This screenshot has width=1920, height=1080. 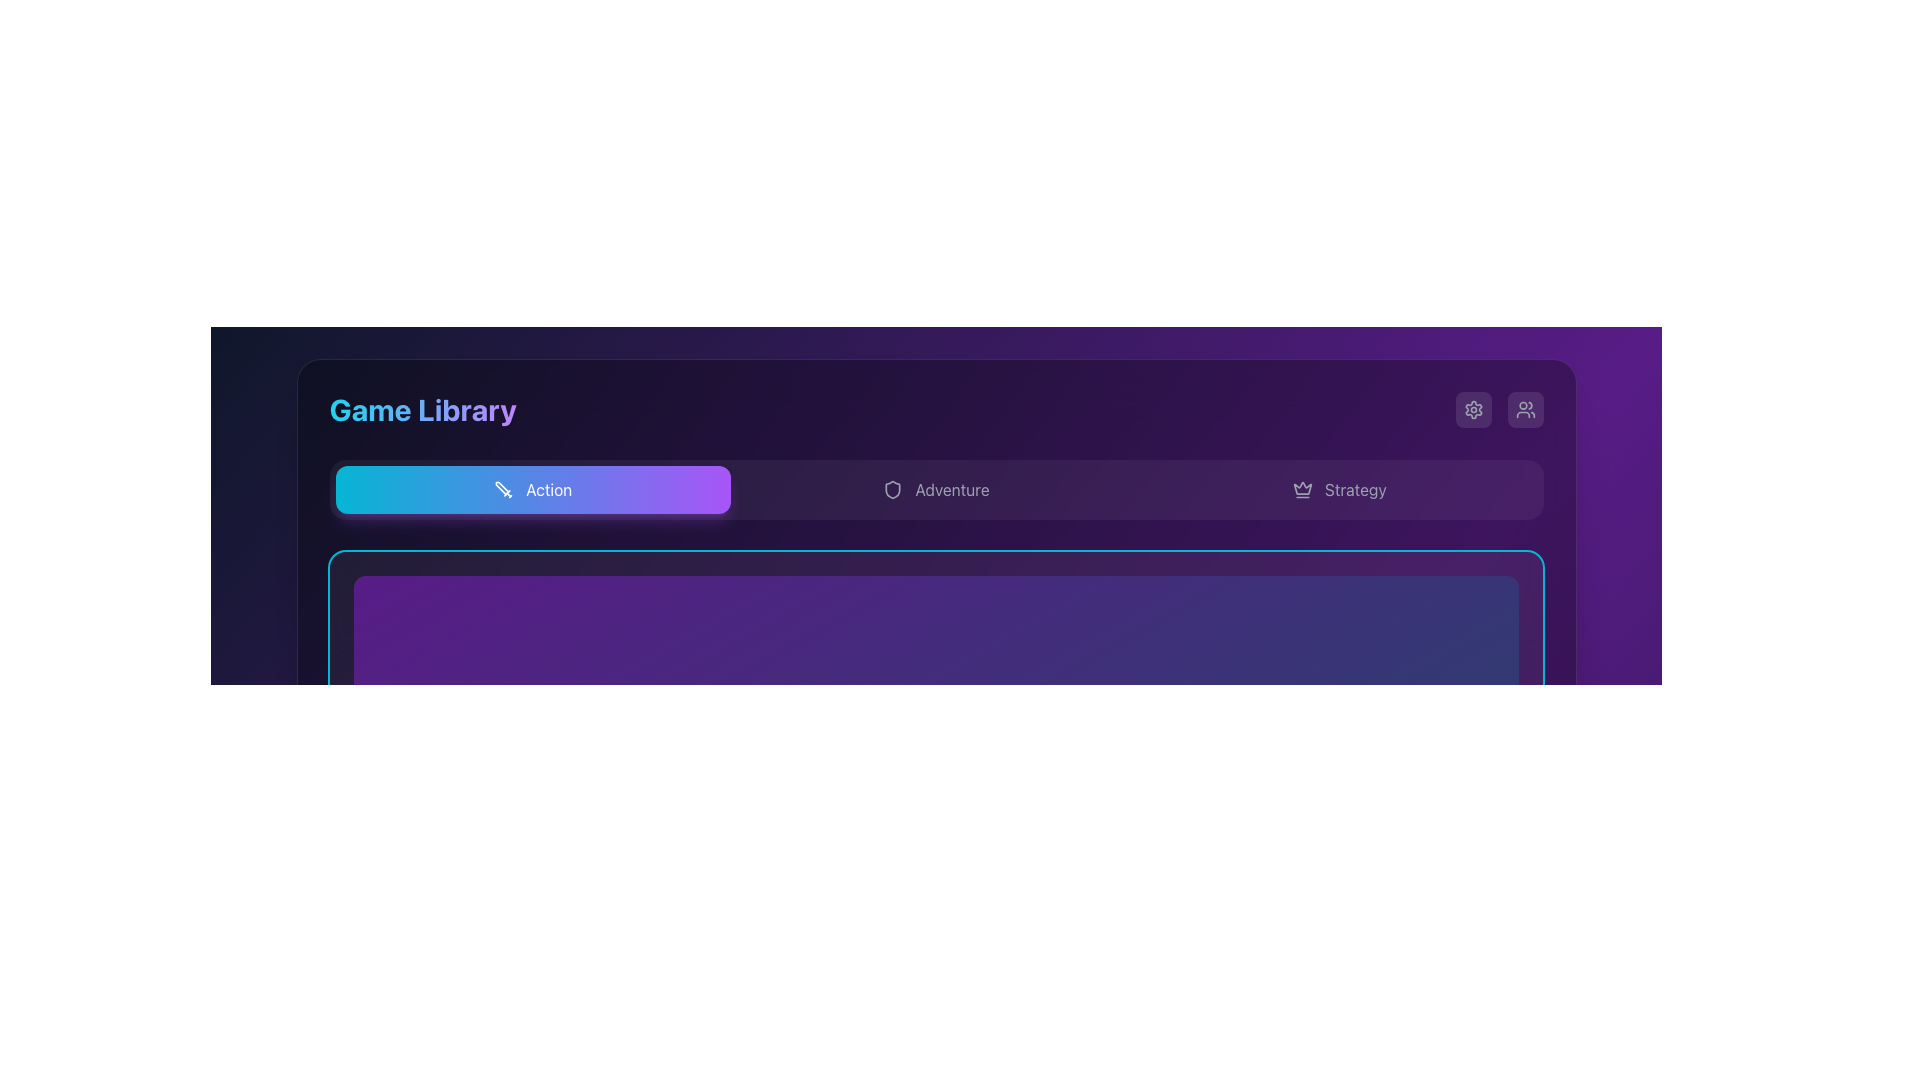 I want to click on the second button from the right in the horizontal group located at the top-right corner of the interface to observe its tooltip or effect, so click(x=1524, y=408).